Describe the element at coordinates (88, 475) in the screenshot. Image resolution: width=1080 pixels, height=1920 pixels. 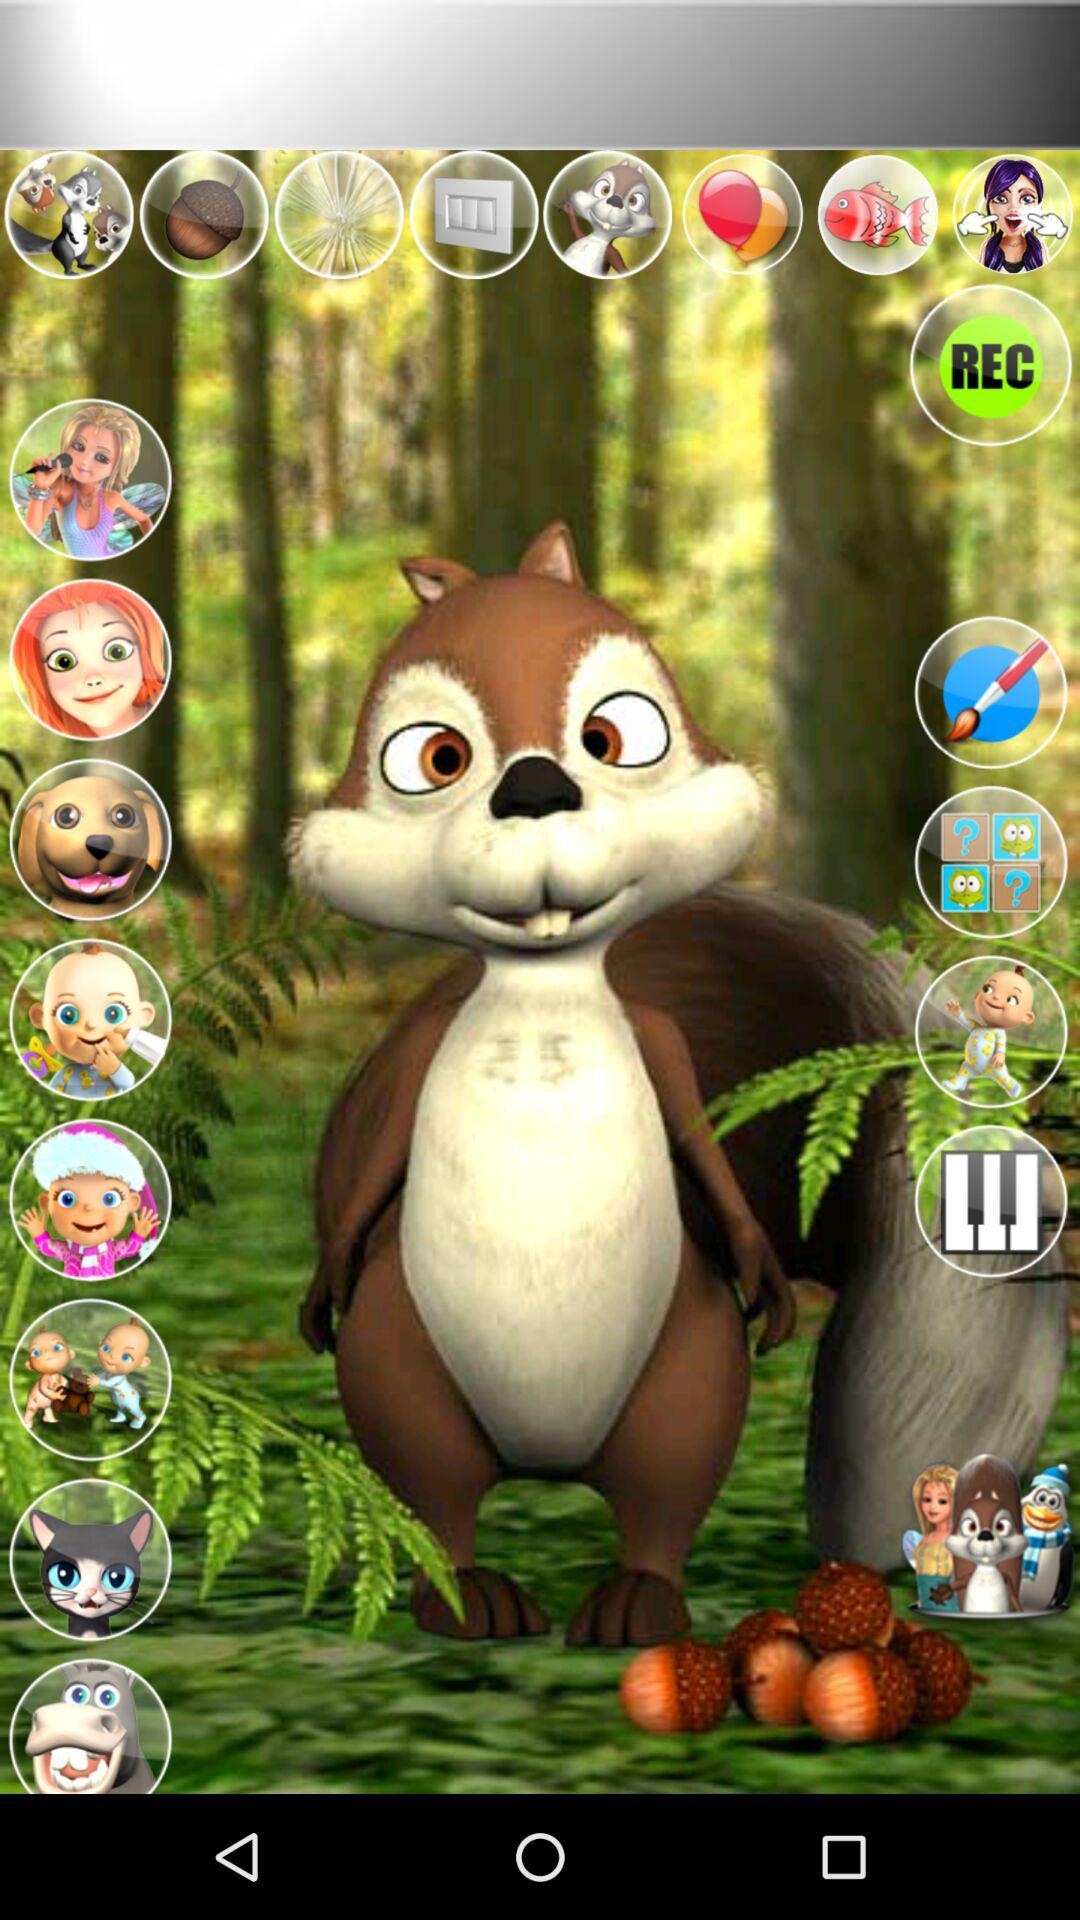
I see `switch charachters` at that location.